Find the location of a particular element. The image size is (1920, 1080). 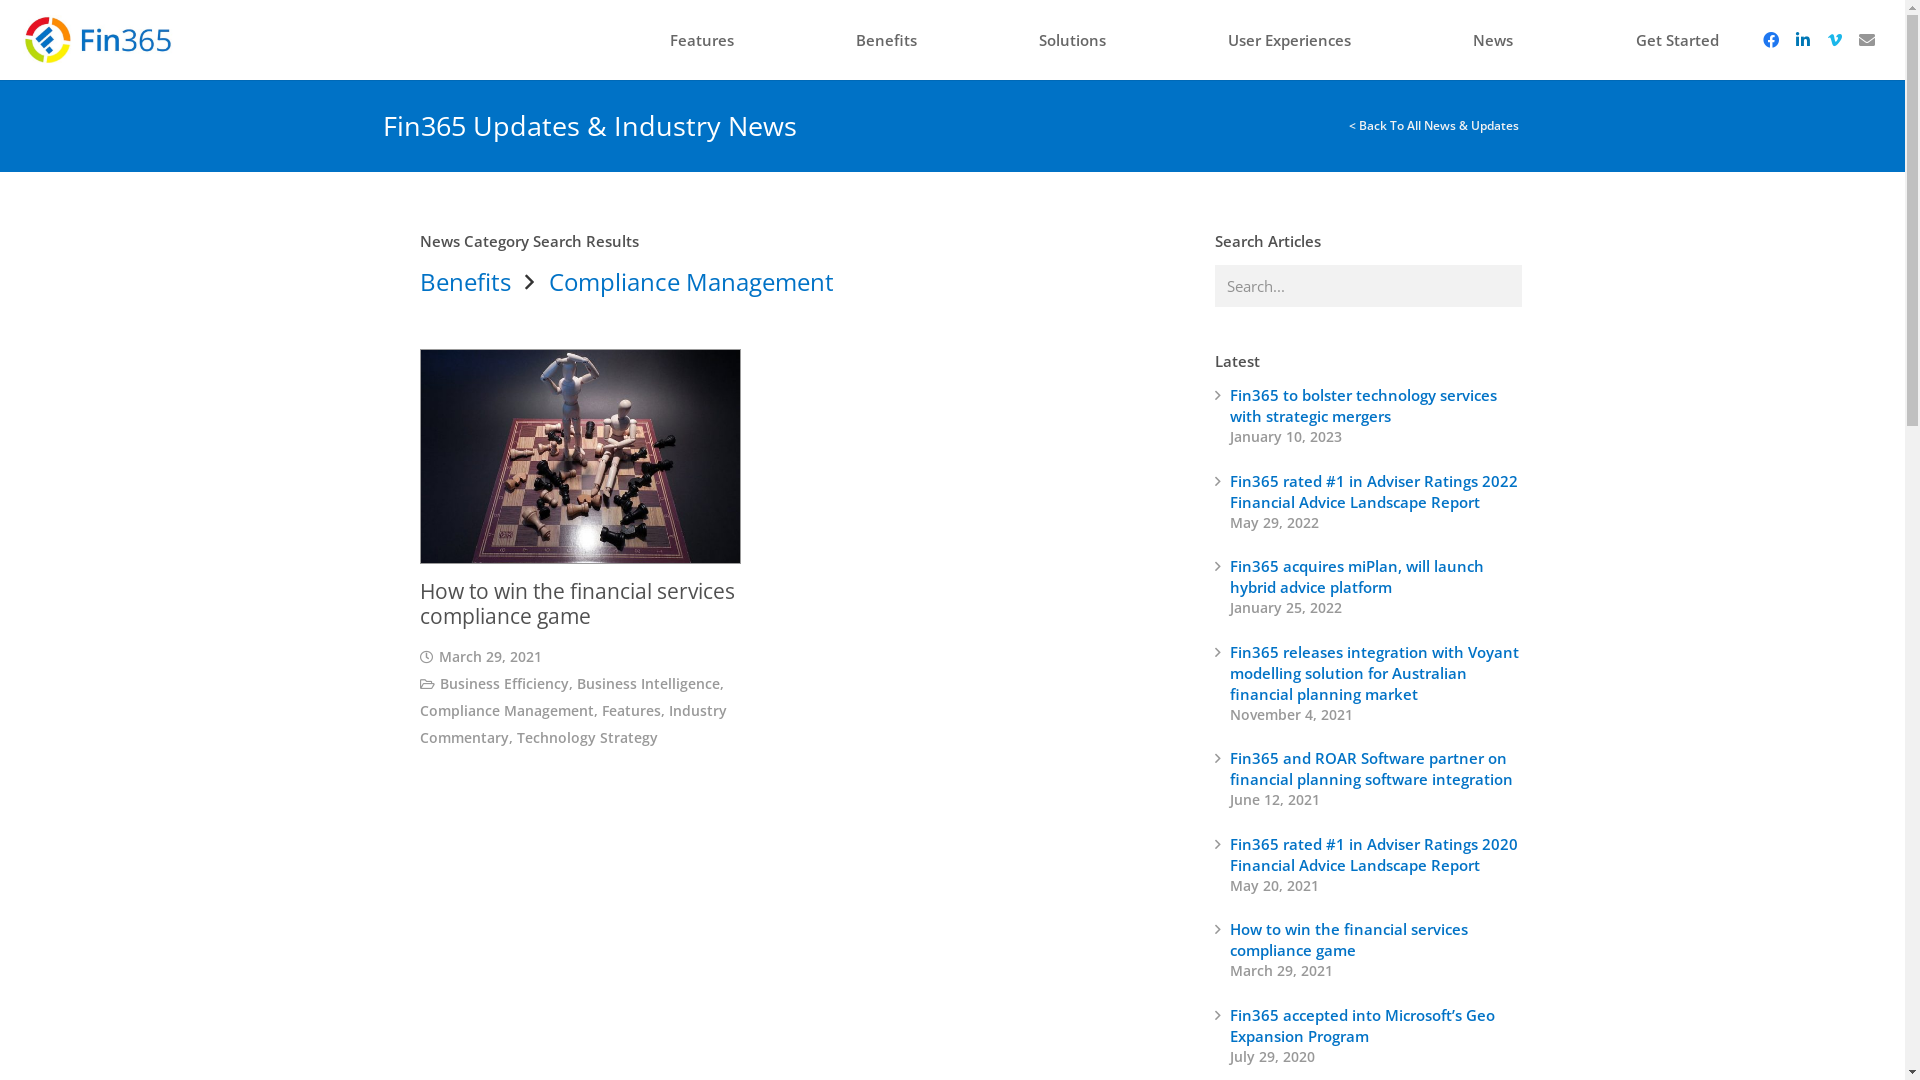

'User Experiences' is located at coordinates (1289, 39).